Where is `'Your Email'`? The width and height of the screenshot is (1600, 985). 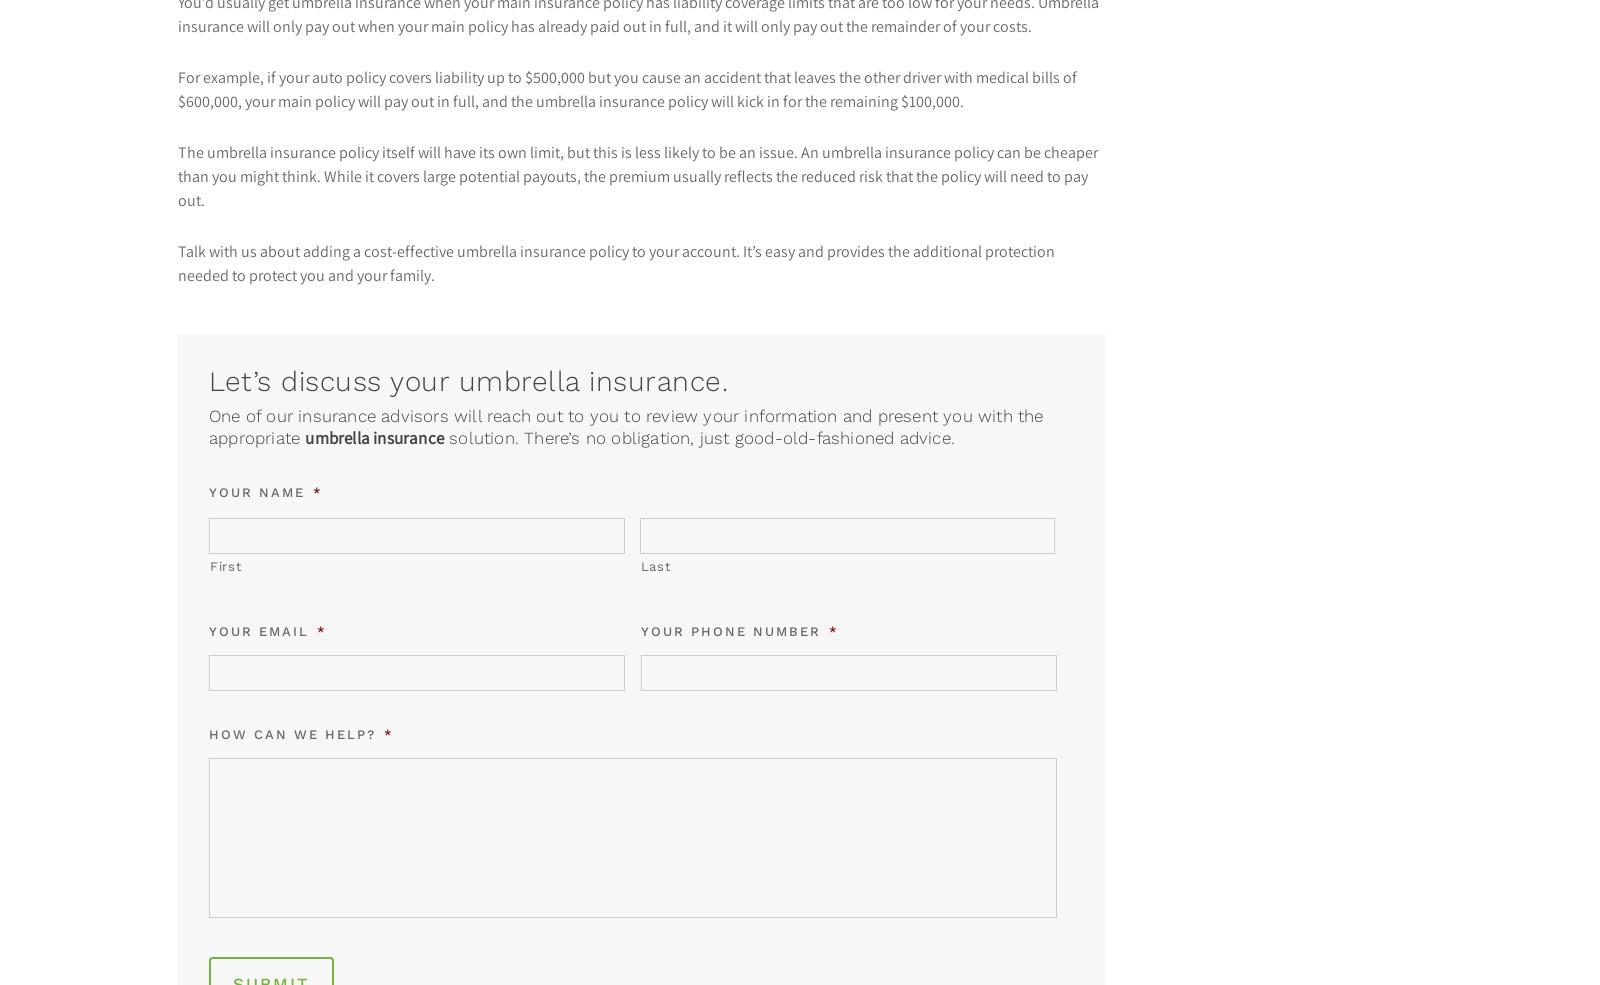
'Your Email' is located at coordinates (259, 630).